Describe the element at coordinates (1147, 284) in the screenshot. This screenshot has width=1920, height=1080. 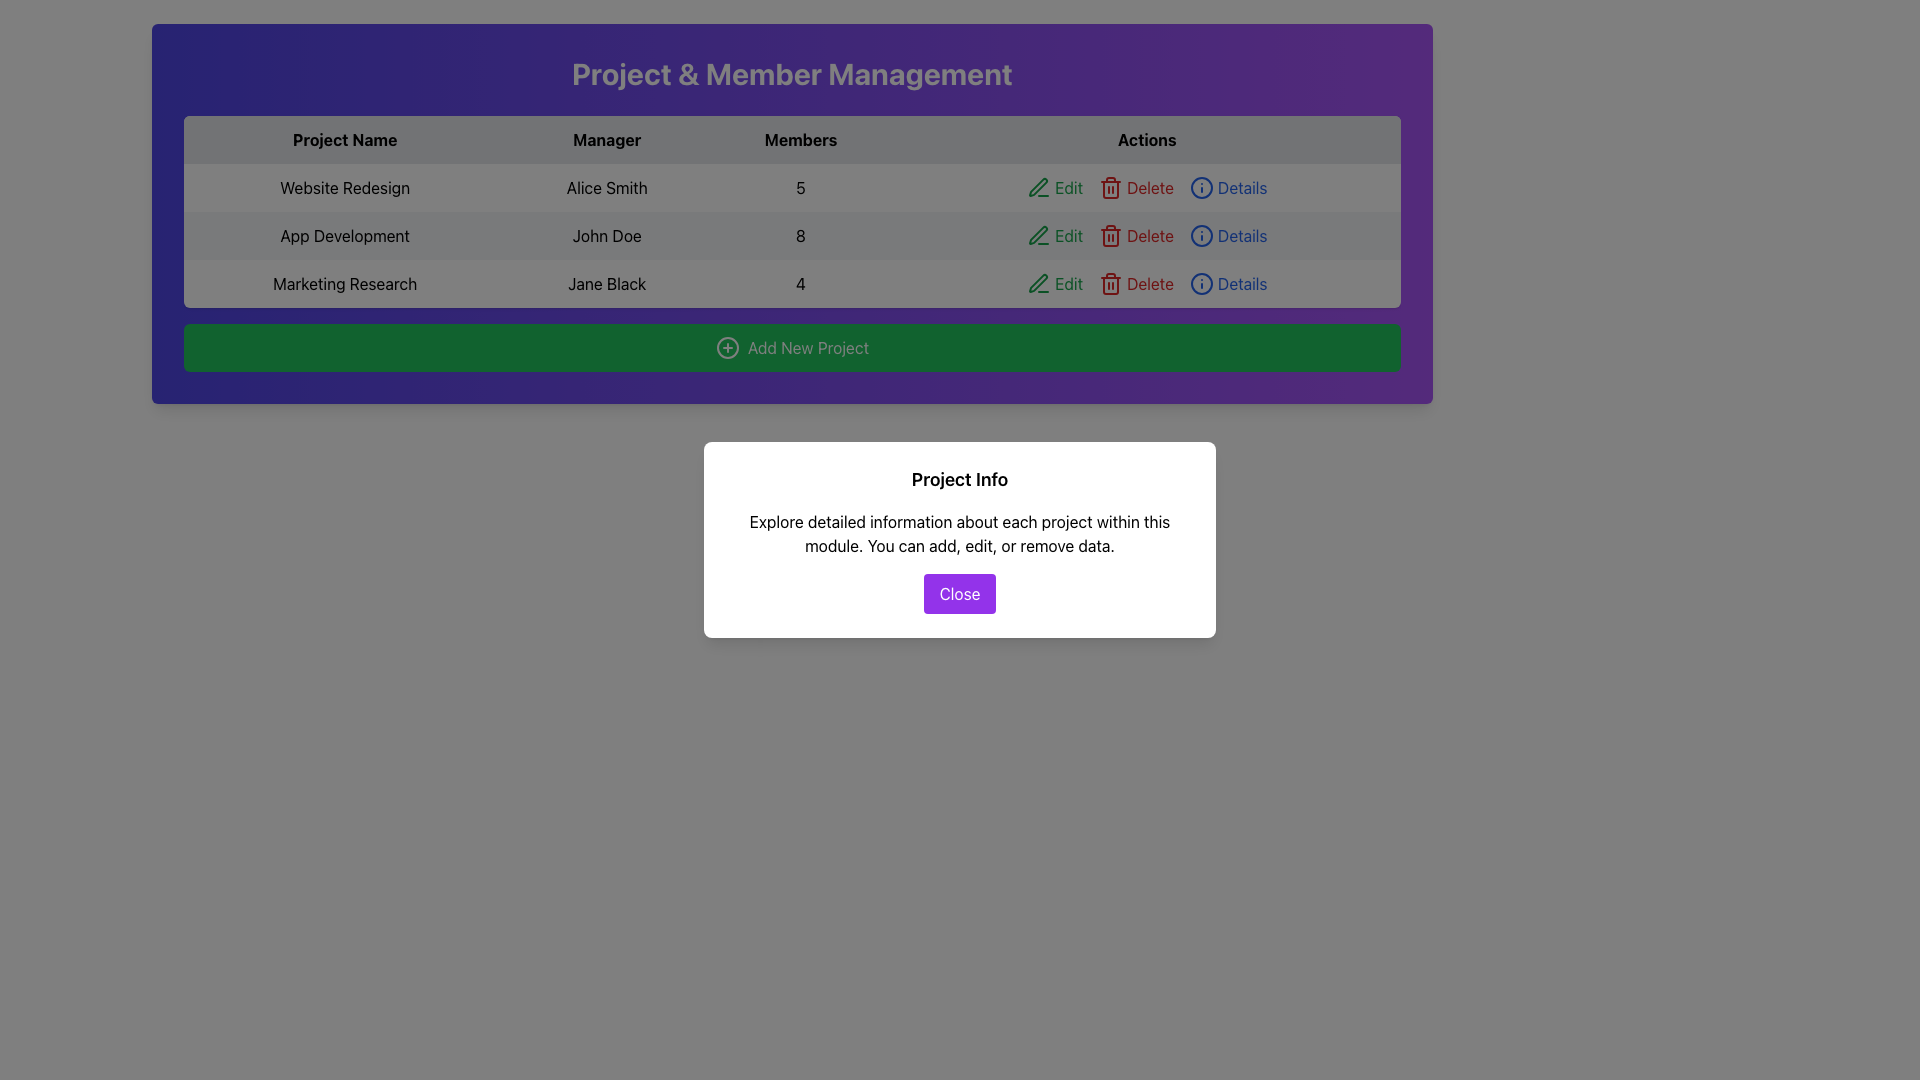
I see `the 'Edit' button in the last row under the 'Actions' column of the table for the 'Marketing Research' entry to change its color` at that location.